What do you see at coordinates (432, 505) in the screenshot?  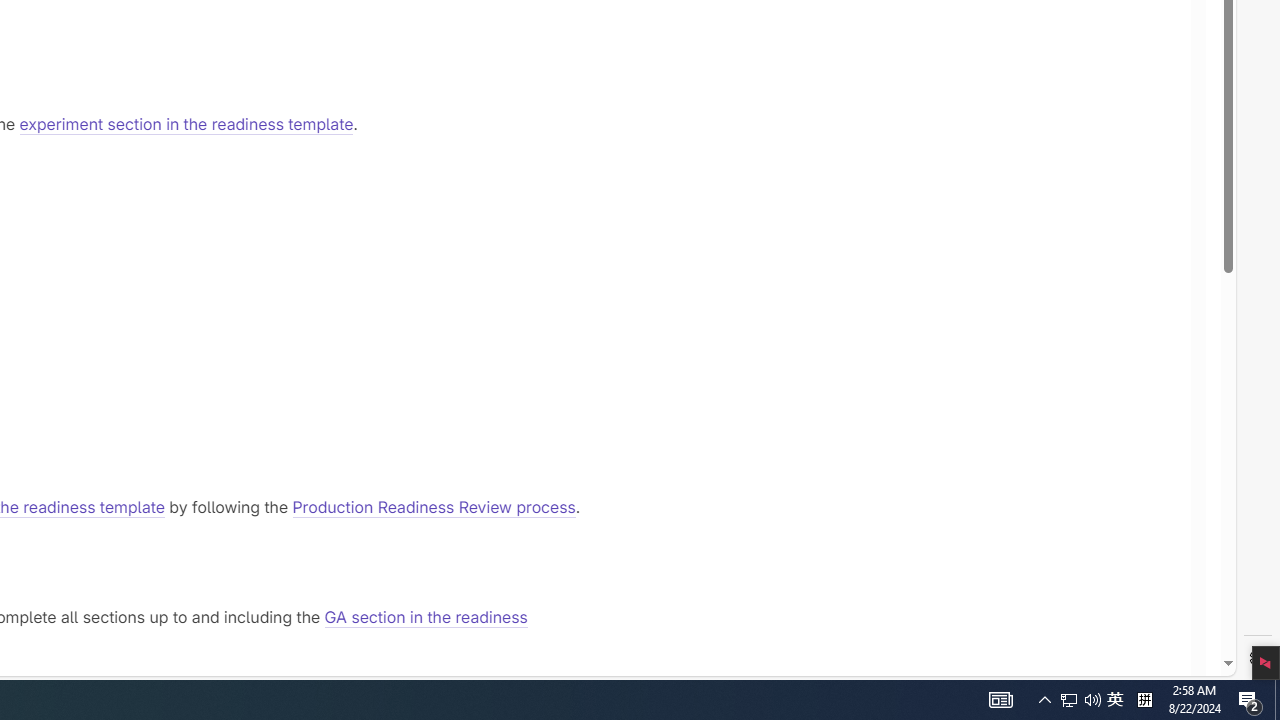 I see `'Production Readiness Review process'` at bounding box center [432, 505].